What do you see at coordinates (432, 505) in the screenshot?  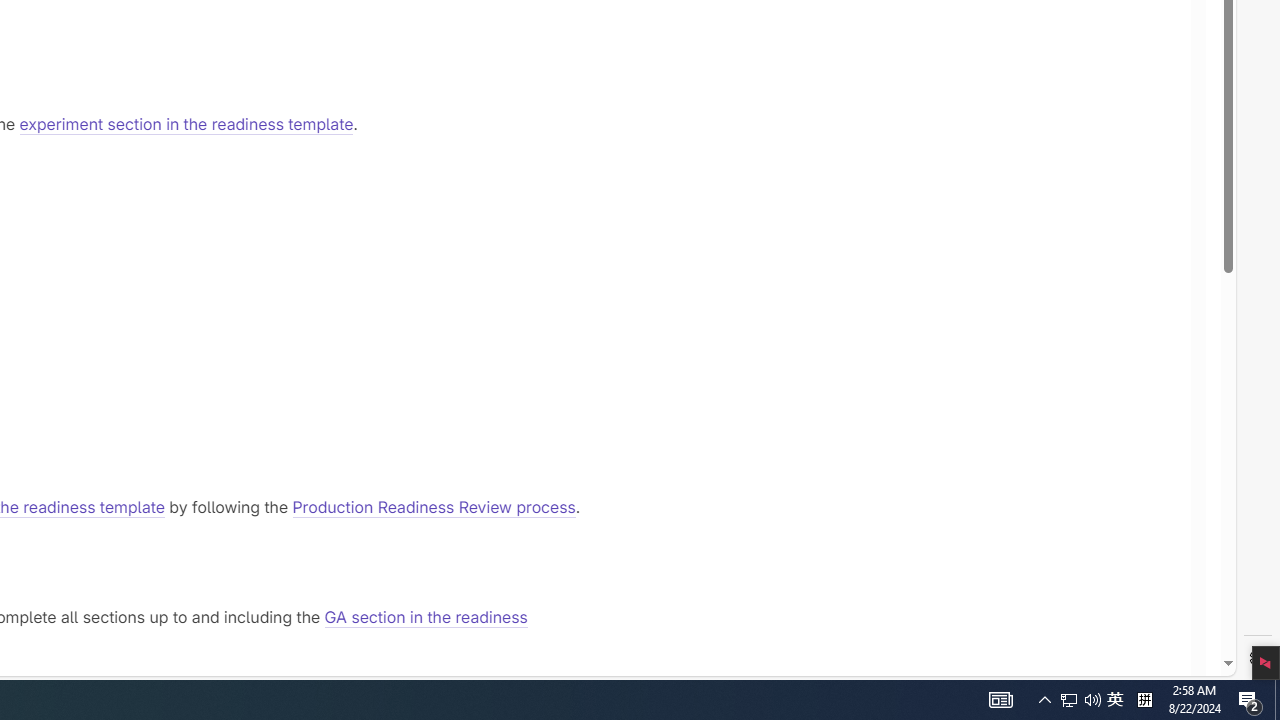 I see `'Production Readiness Review process'` at bounding box center [432, 505].